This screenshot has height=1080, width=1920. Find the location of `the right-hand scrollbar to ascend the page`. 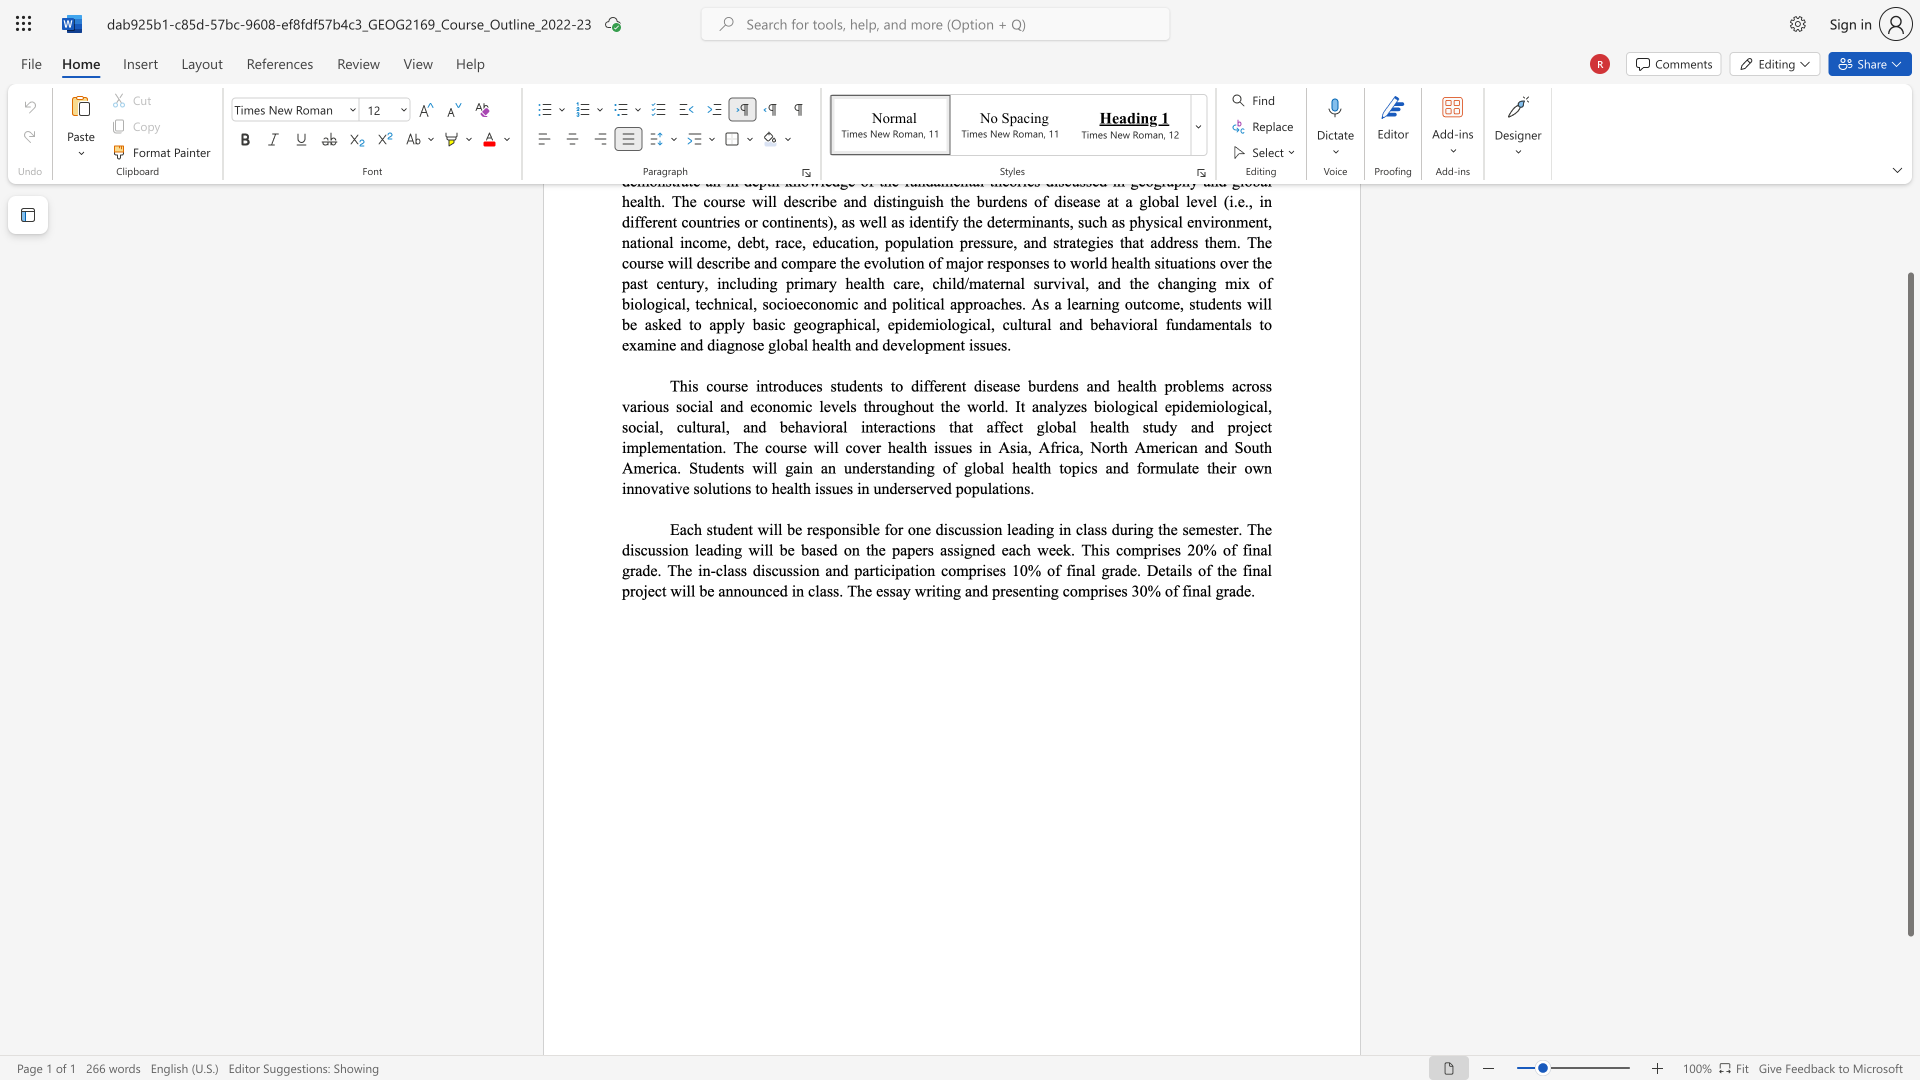

the right-hand scrollbar to ascend the page is located at coordinates (1909, 249).